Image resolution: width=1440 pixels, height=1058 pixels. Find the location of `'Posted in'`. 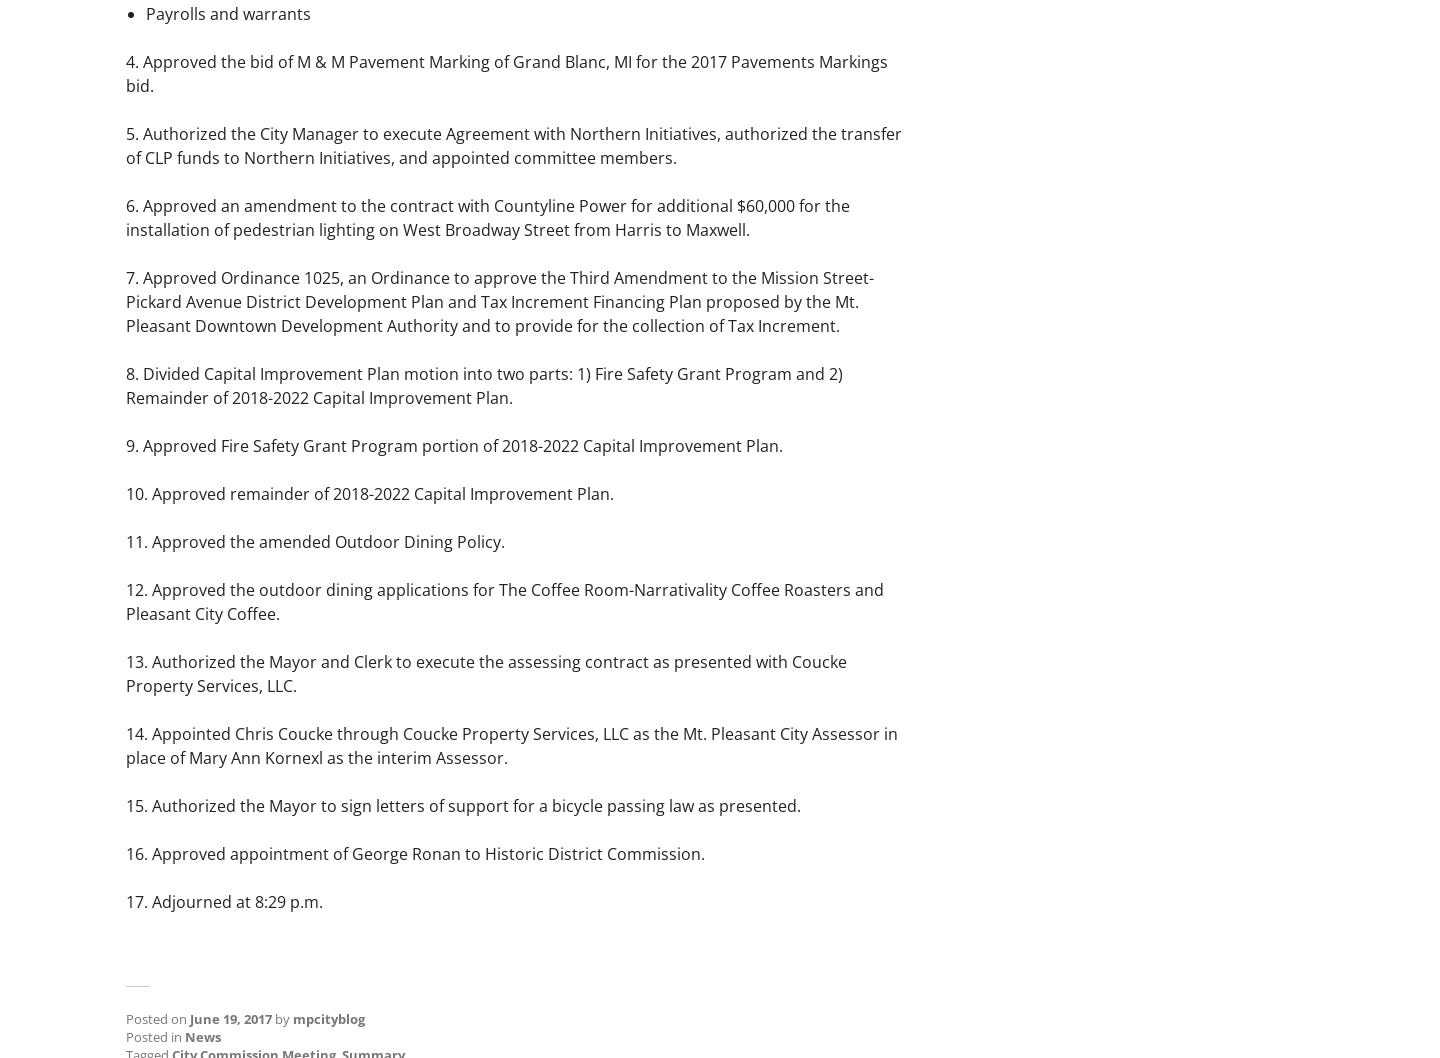

'Posted in' is located at coordinates (154, 1034).